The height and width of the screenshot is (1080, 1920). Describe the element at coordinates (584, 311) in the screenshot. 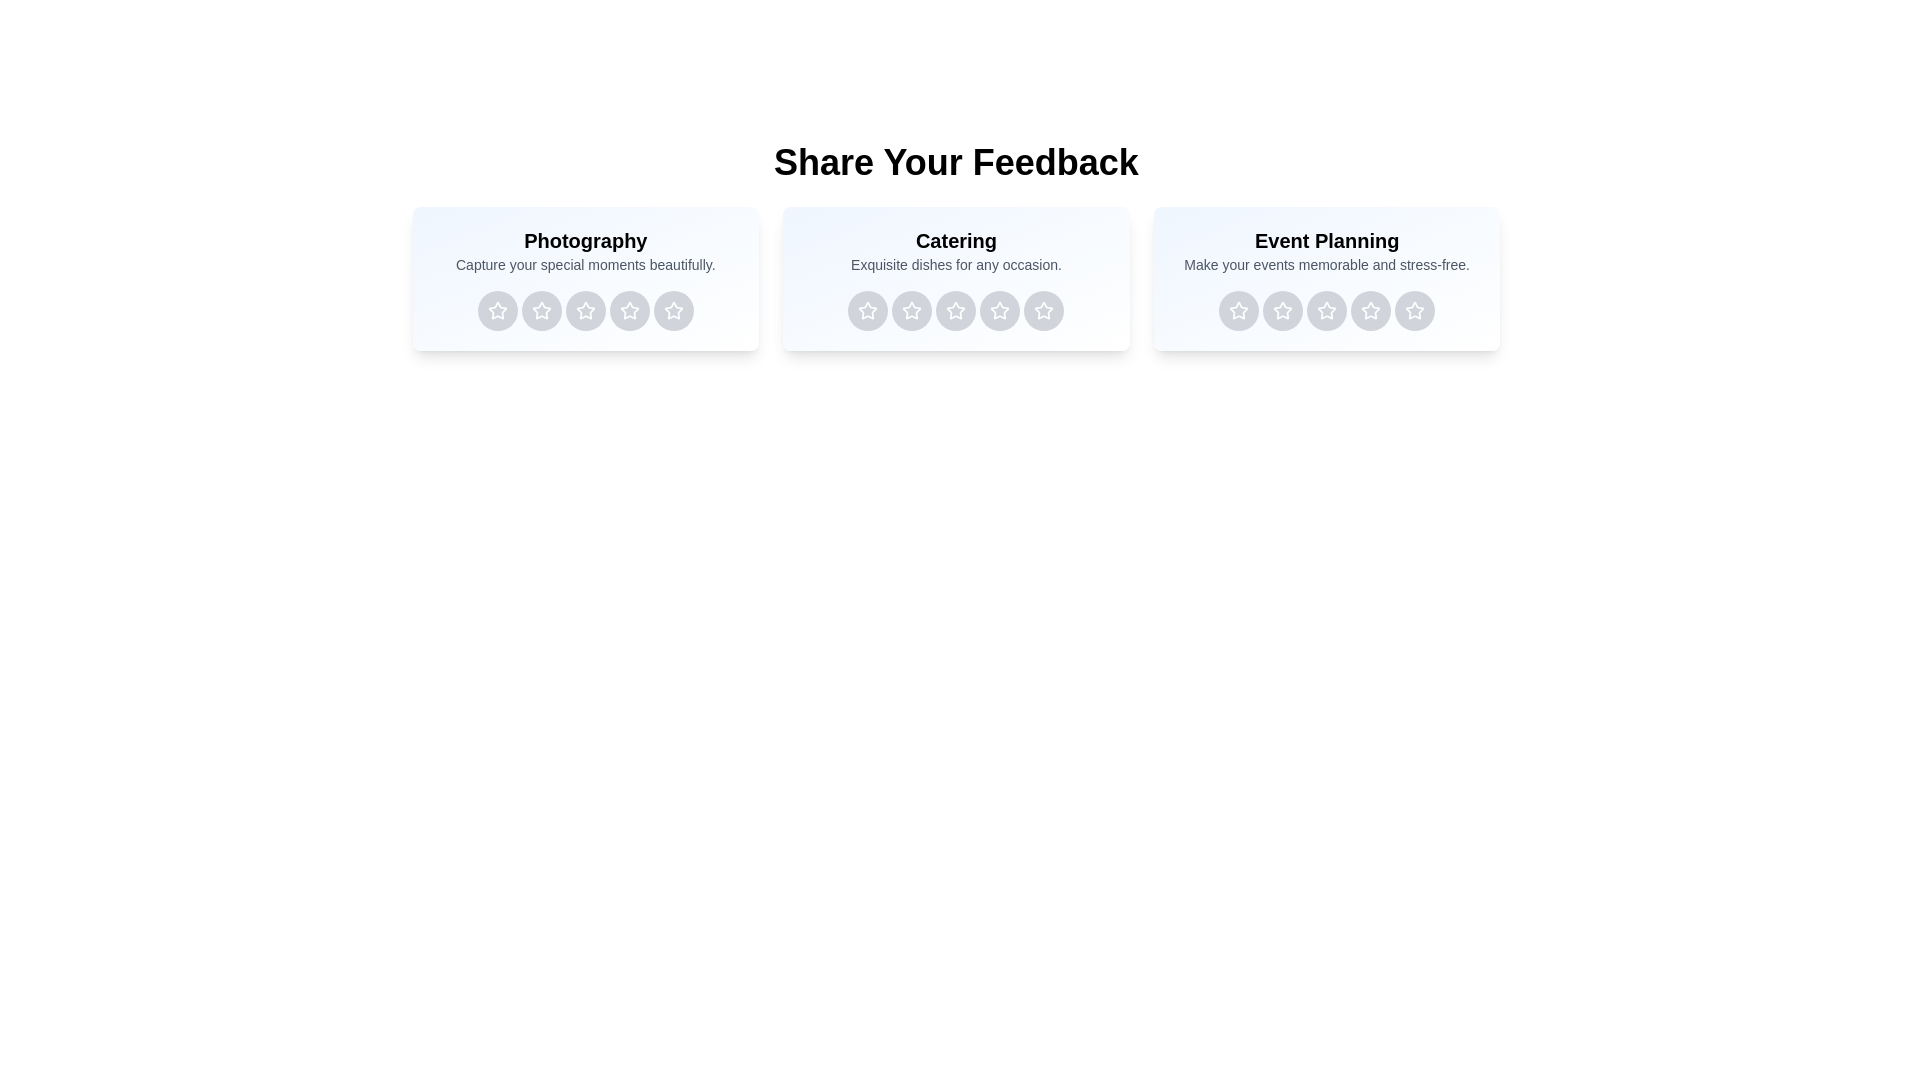

I see `the rating button for Photography service with 3 stars` at that location.